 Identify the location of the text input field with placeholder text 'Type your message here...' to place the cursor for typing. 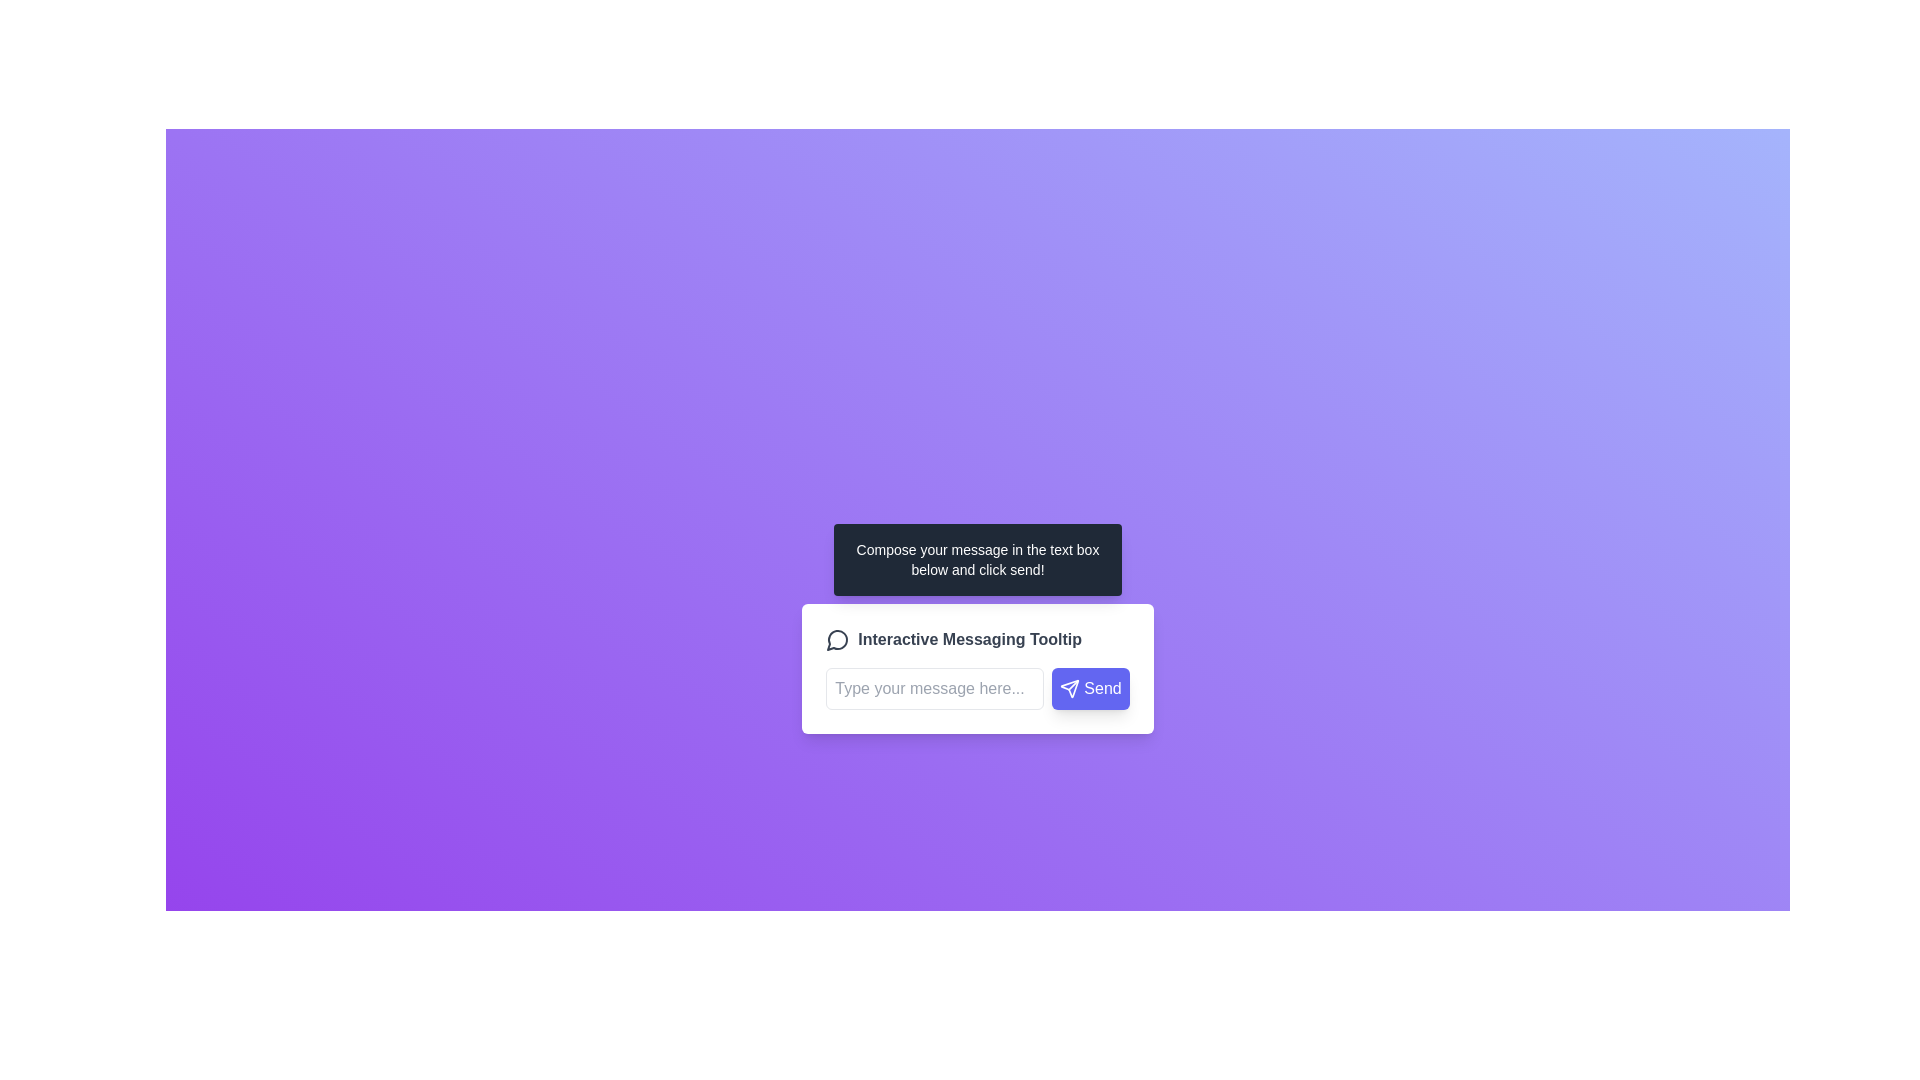
(934, 688).